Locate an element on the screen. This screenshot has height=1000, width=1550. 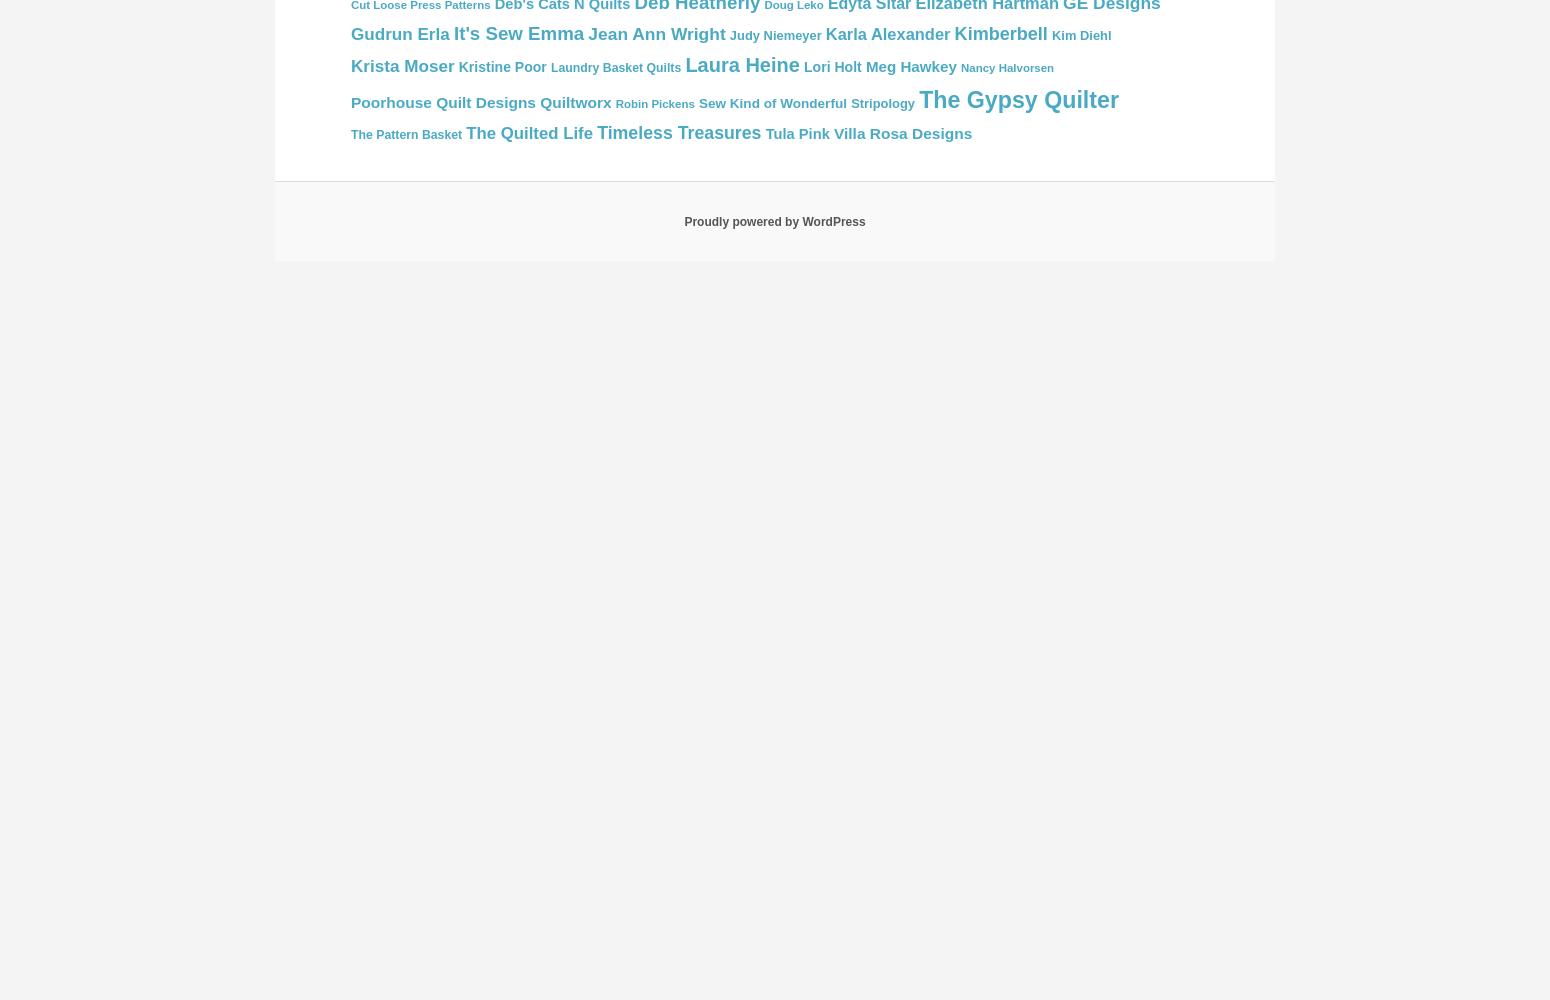
'Tula Pink' is located at coordinates (796, 134).